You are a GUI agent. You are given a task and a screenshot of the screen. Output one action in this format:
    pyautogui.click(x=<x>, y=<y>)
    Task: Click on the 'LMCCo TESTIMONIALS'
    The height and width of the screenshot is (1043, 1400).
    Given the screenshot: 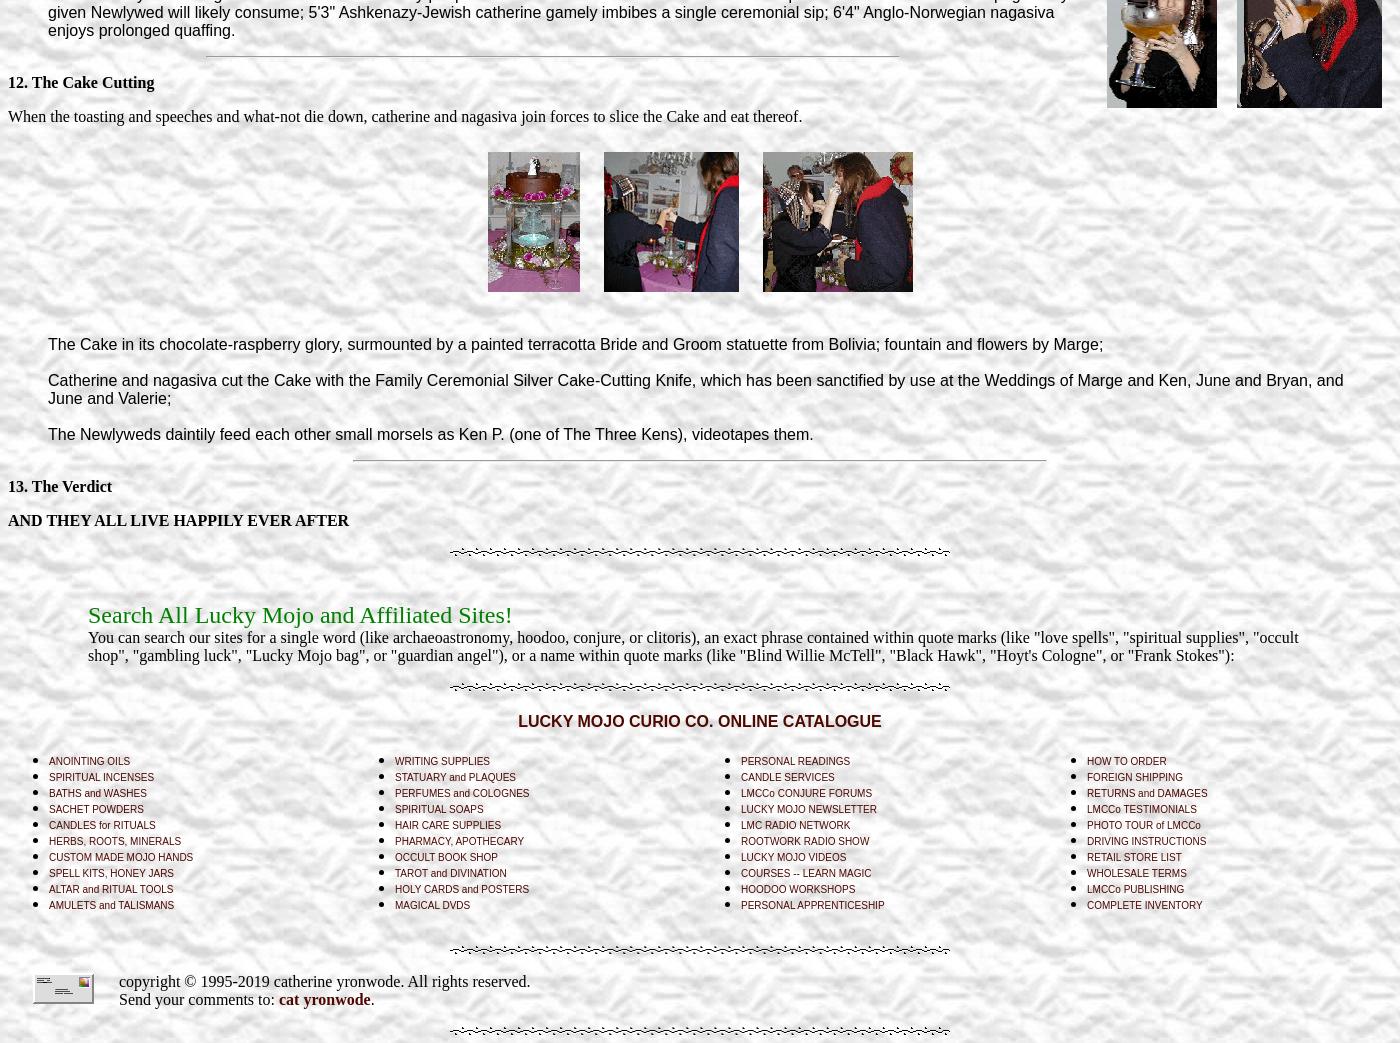 What is the action you would take?
    pyautogui.click(x=1086, y=807)
    